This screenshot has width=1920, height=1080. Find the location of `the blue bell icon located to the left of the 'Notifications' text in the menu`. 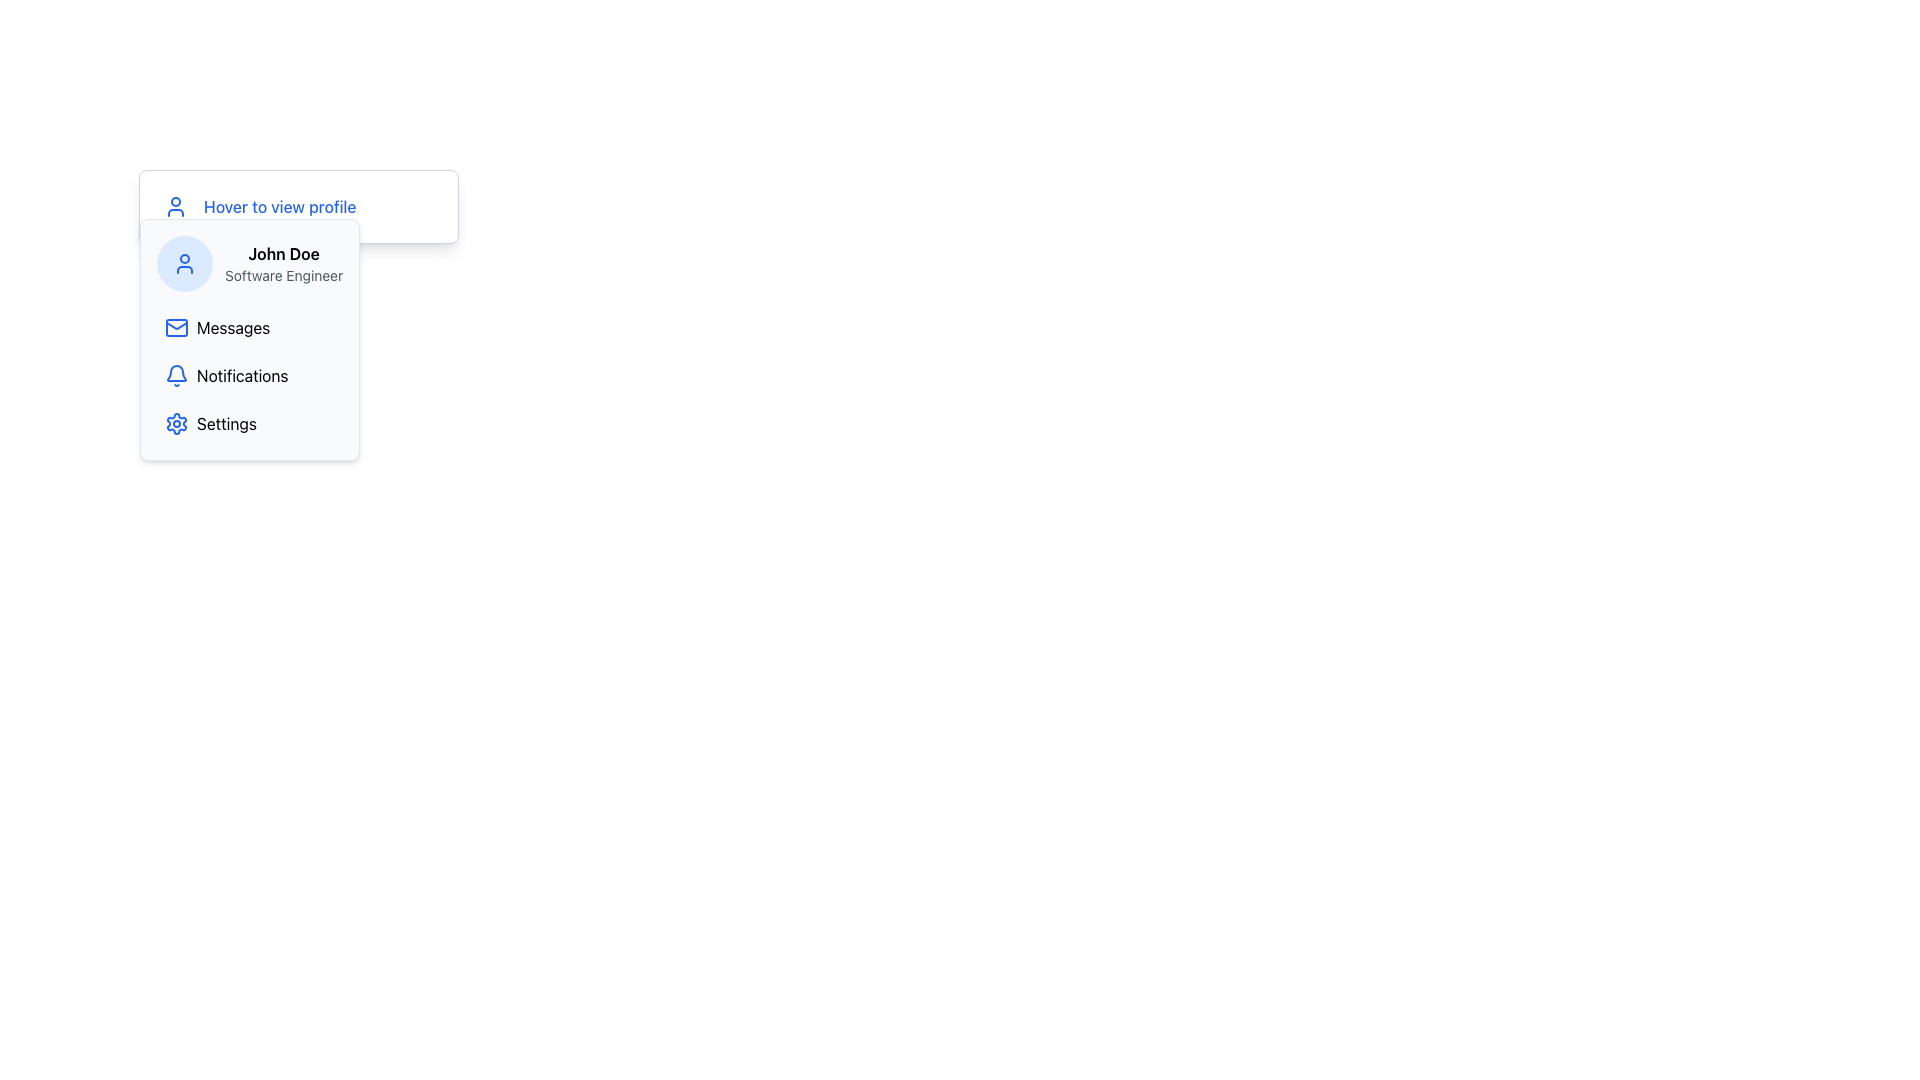

the blue bell icon located to the left of the 'Notifications' text in the menu is located at coordinates (177, 375).